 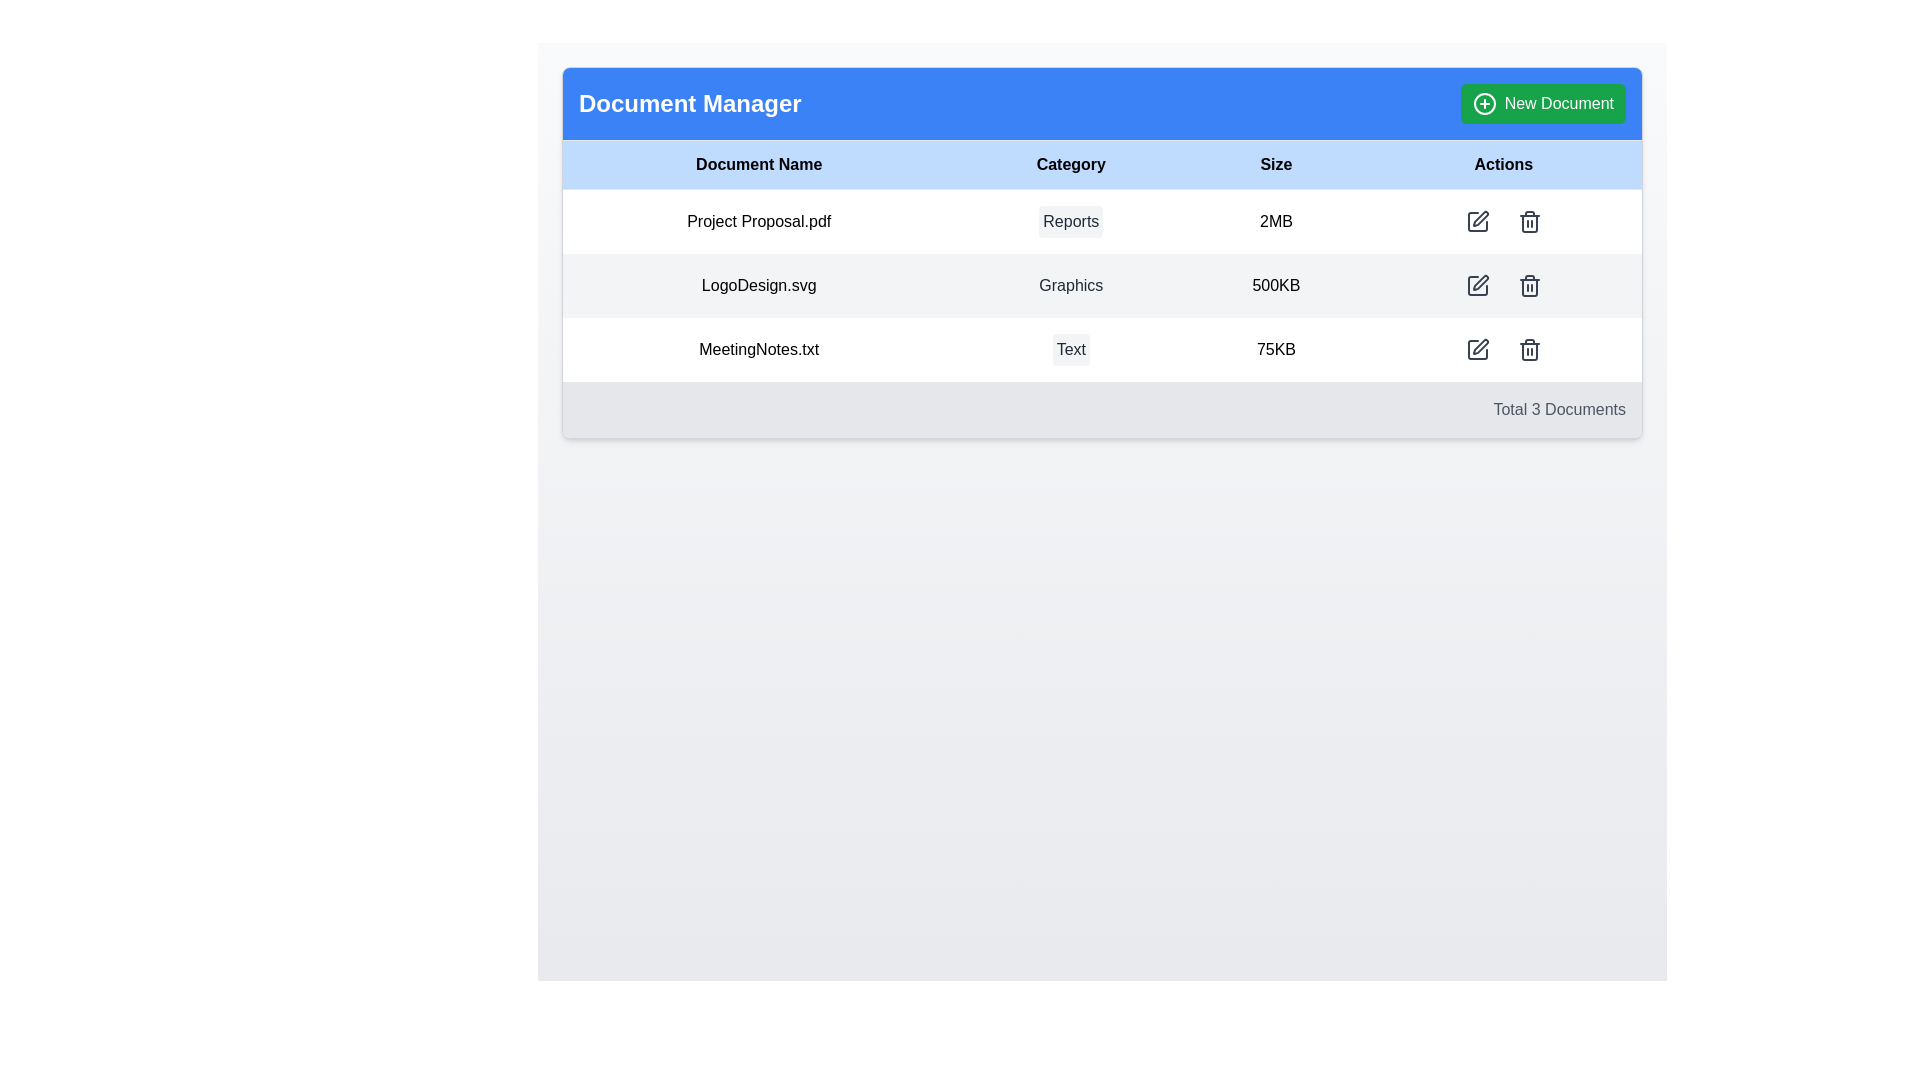 I want to click on the Trash/Delete icon, so click(x=1528, y=349).